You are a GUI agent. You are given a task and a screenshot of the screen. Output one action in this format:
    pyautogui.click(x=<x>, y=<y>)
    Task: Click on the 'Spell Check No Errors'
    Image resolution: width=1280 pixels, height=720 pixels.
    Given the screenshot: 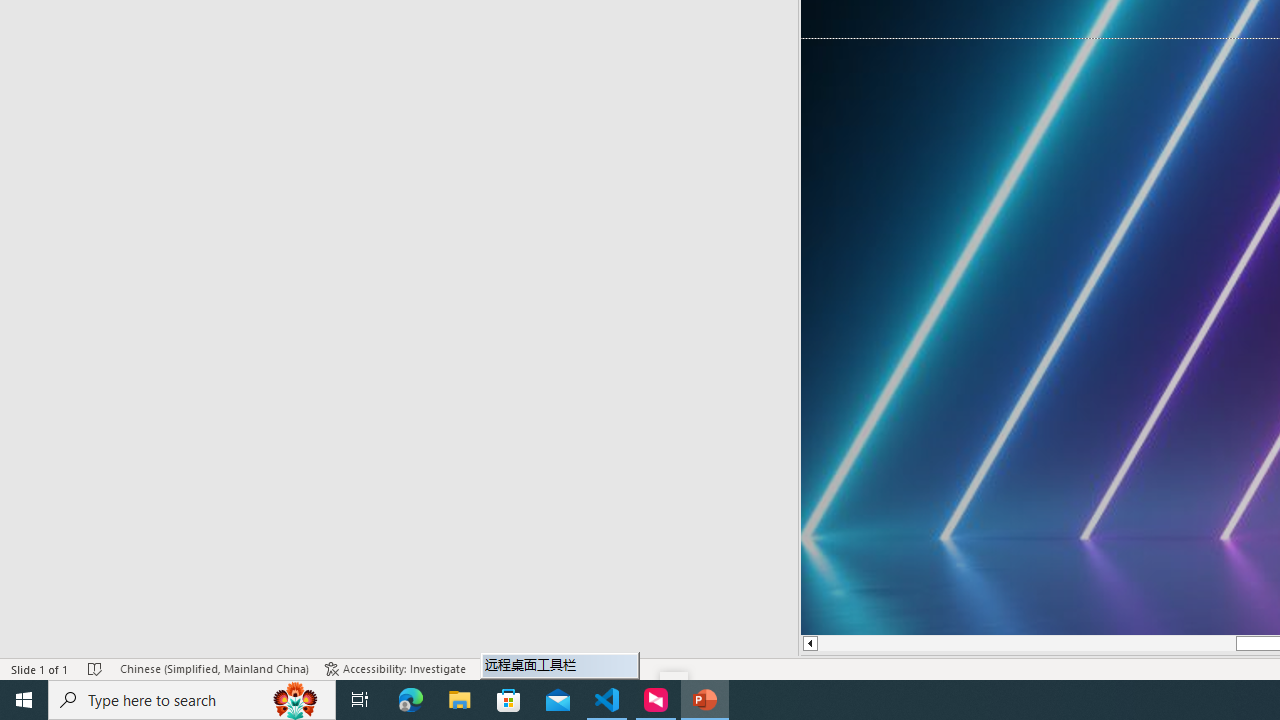 What is the action you would take?
    pyautogui.click(x=95, y=669)
    